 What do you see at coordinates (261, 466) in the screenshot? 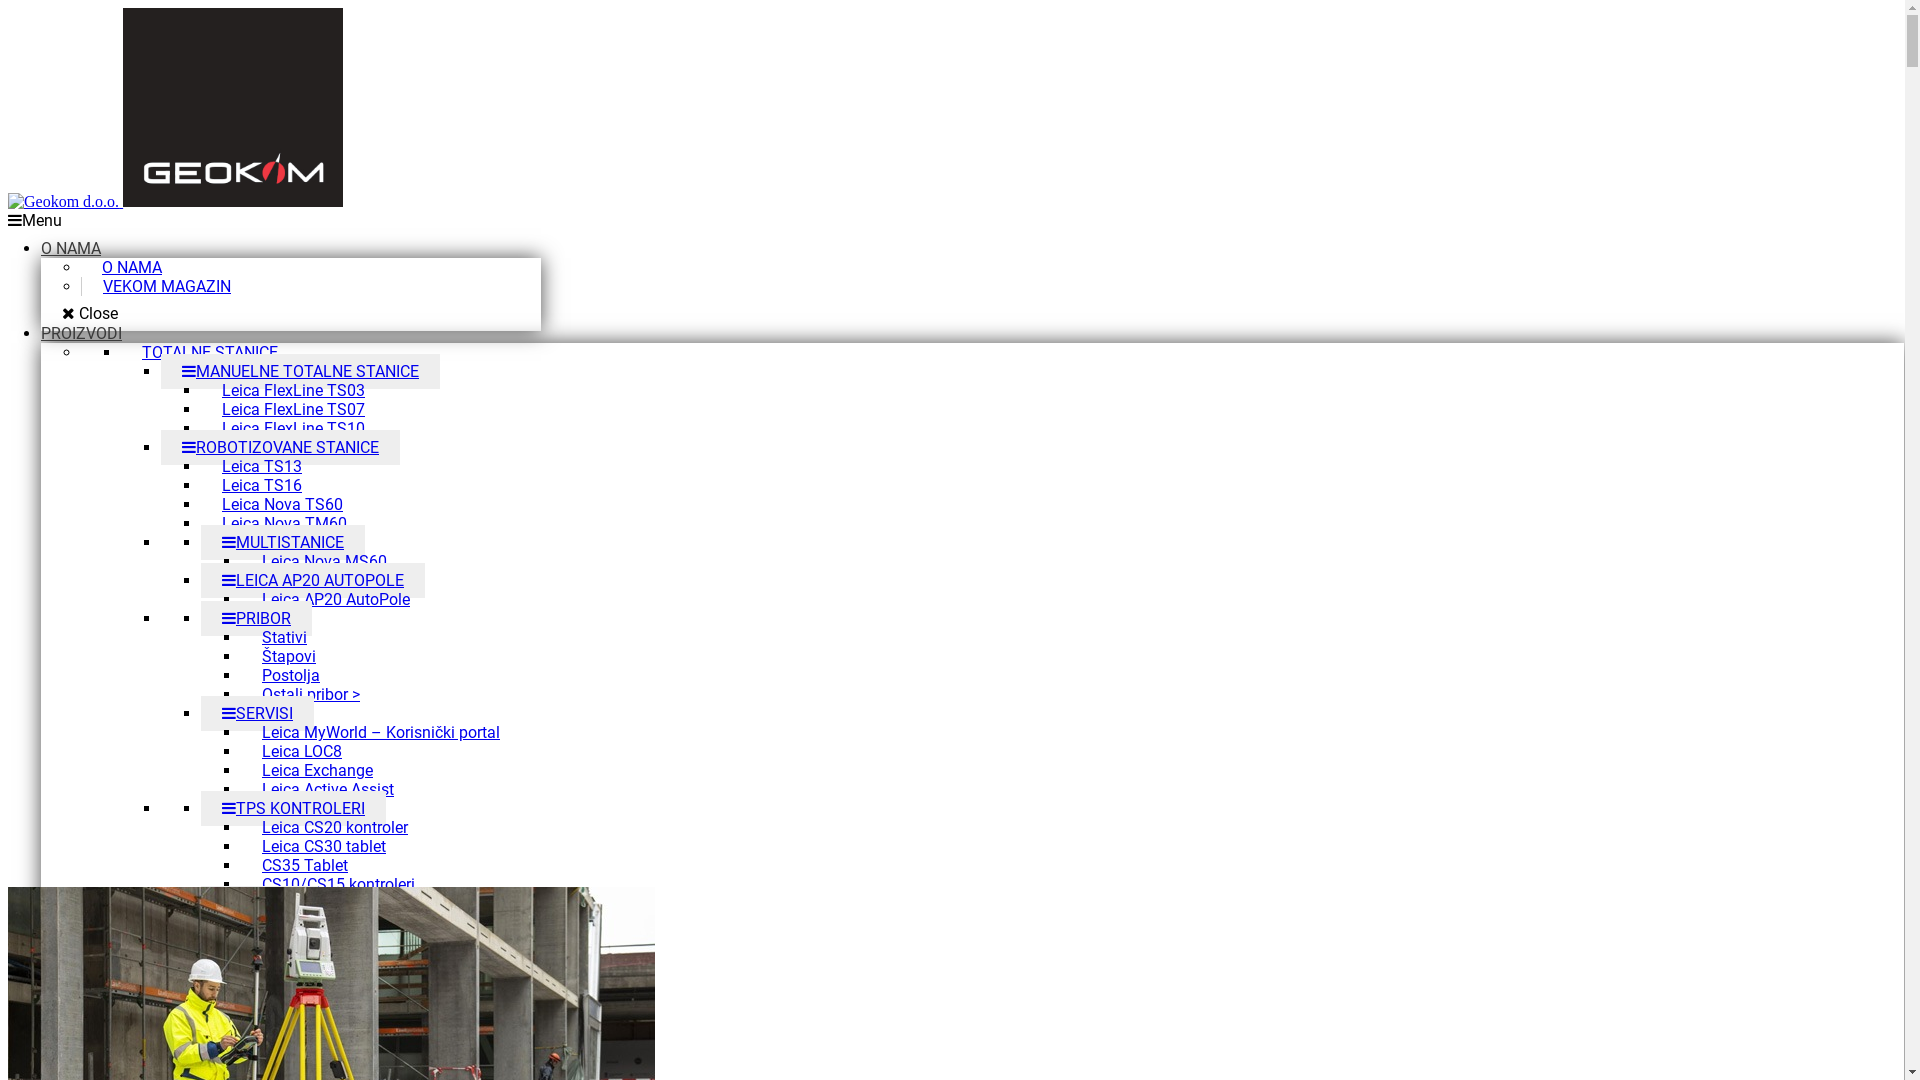
I see `'Leica TS13'` at bounding box center [261, 466].